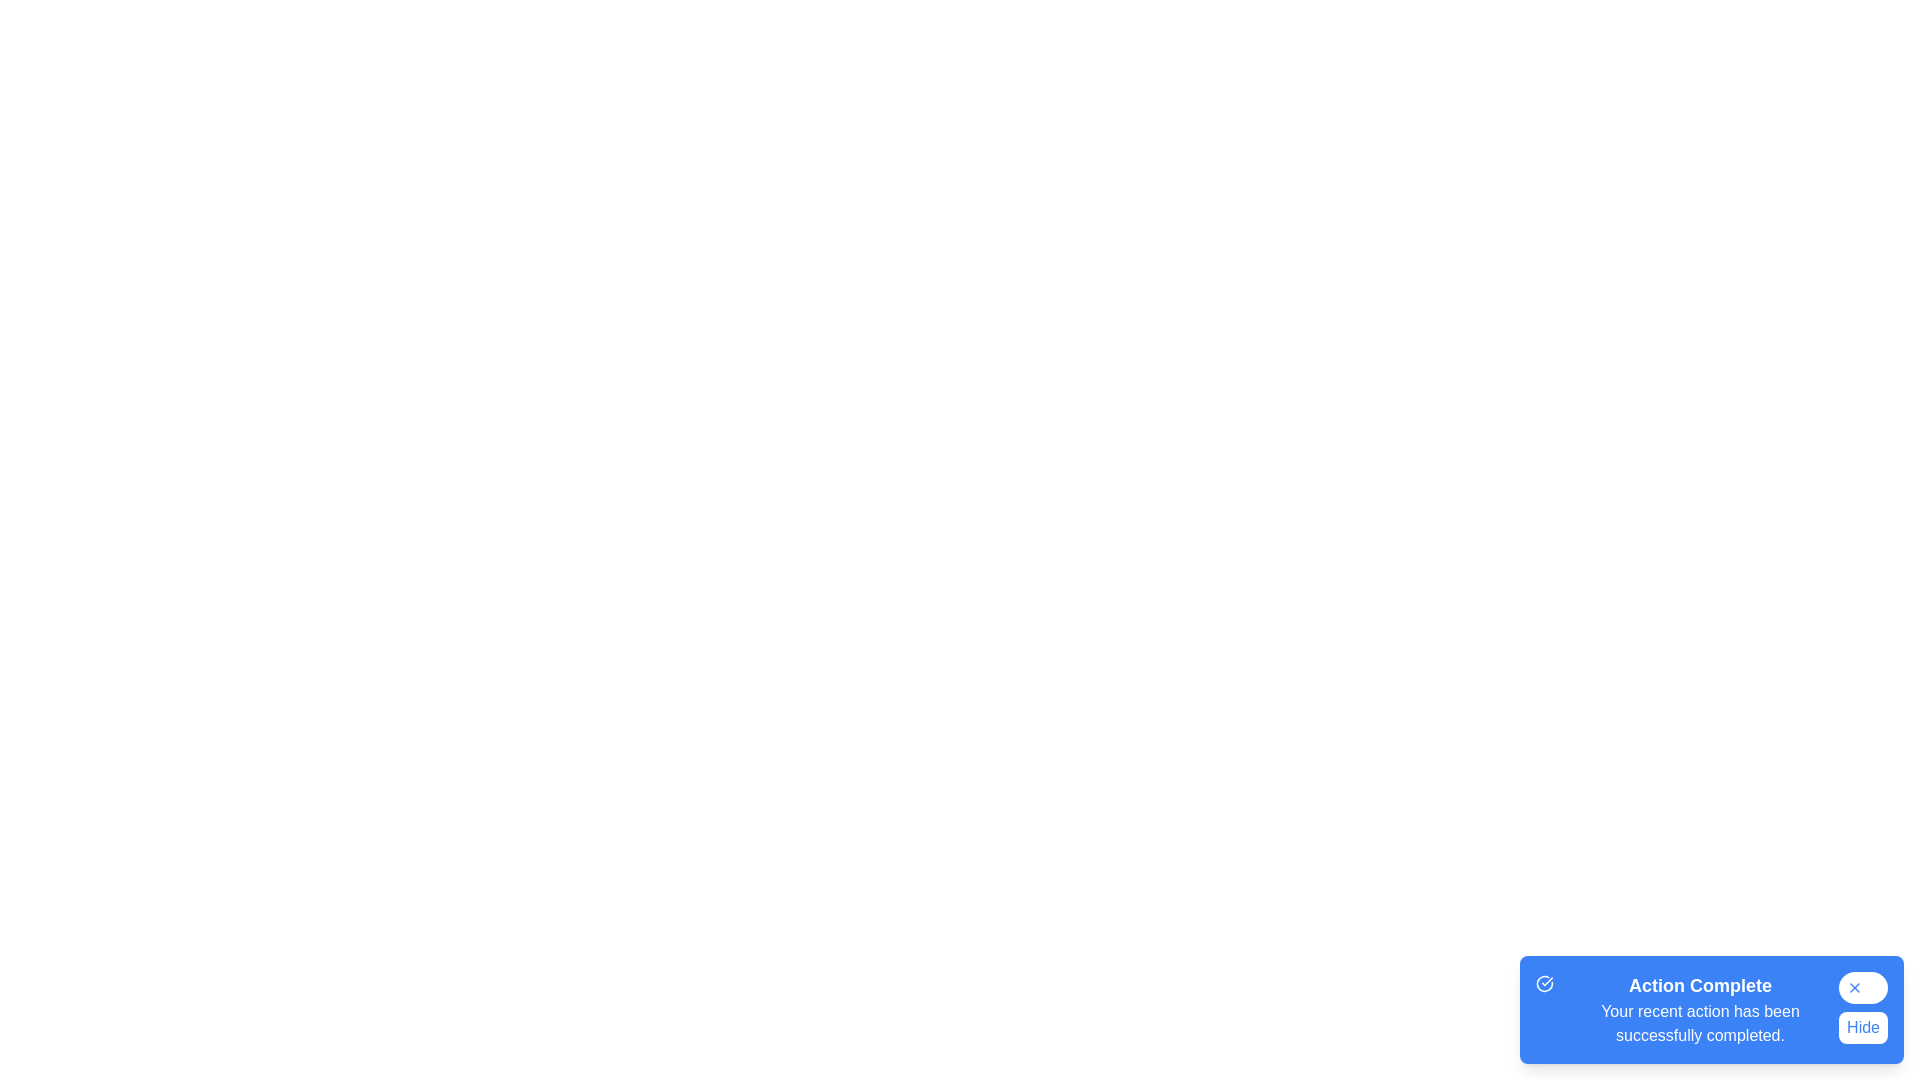  What do you see at coordinates (1543, 982) in the screenshot?
I see `the checkmark icon beside the text in the snackbar` at bounding box center [1543, 982].